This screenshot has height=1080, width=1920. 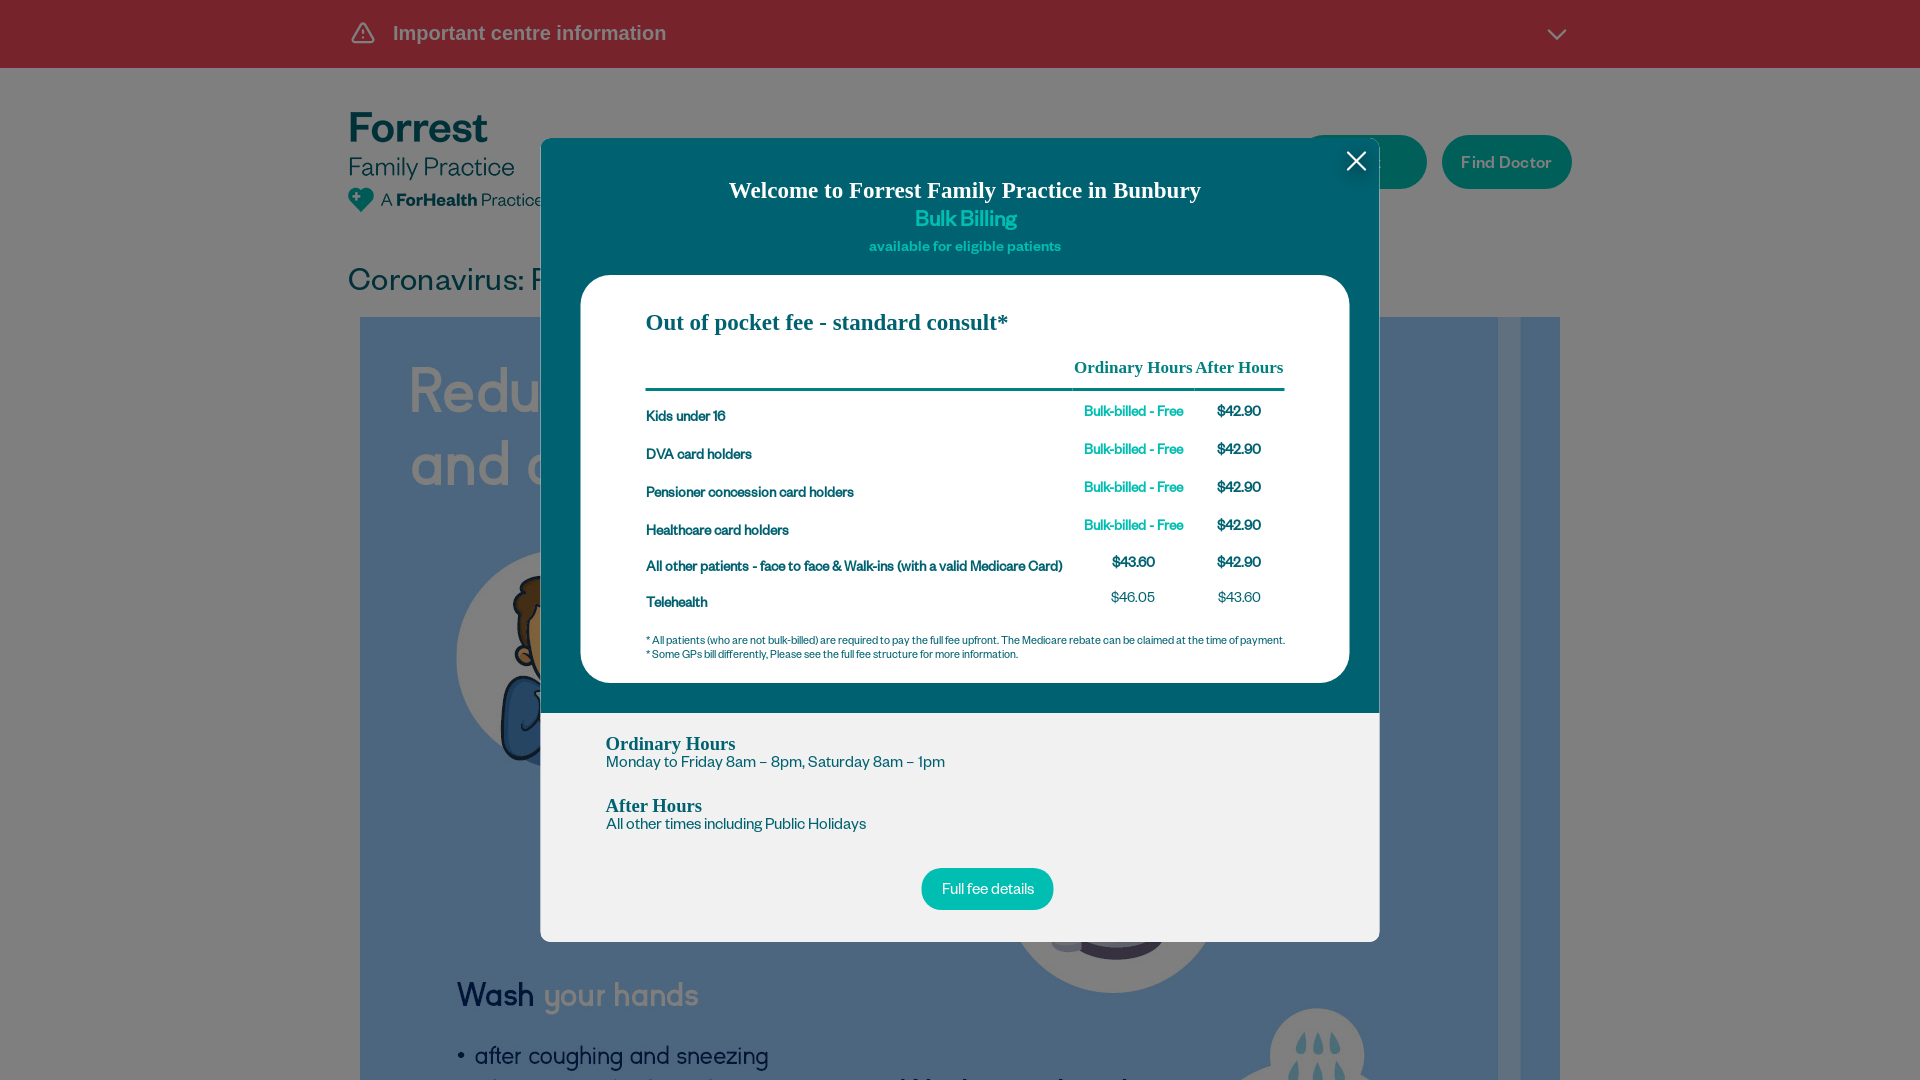 What do you see at coordinates (393, 33) in the screenshot?
I see `'Important centre information'` at bounding box center [393, 33].